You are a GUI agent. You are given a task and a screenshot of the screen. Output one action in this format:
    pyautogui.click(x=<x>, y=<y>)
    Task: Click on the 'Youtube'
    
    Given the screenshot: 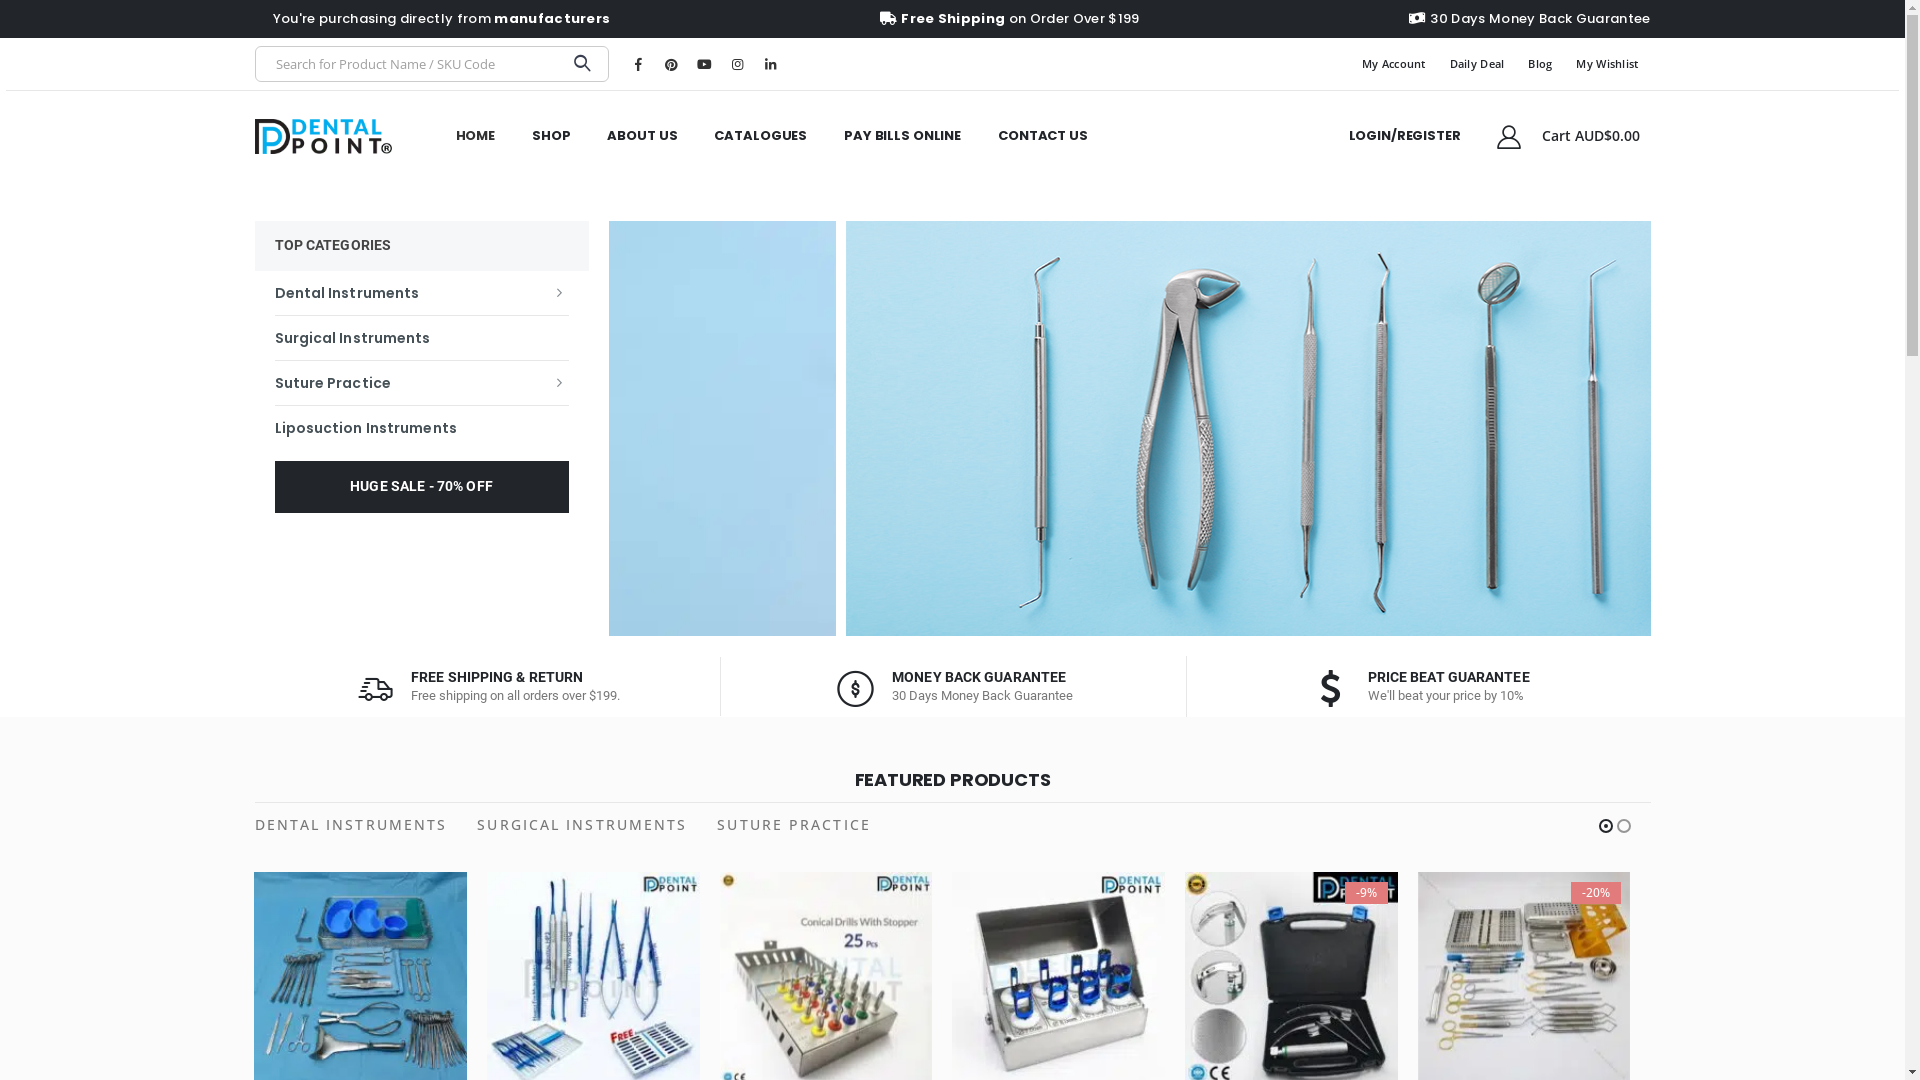 What is the action you would take?
    pyautogui.click(x=704, y=63)
    